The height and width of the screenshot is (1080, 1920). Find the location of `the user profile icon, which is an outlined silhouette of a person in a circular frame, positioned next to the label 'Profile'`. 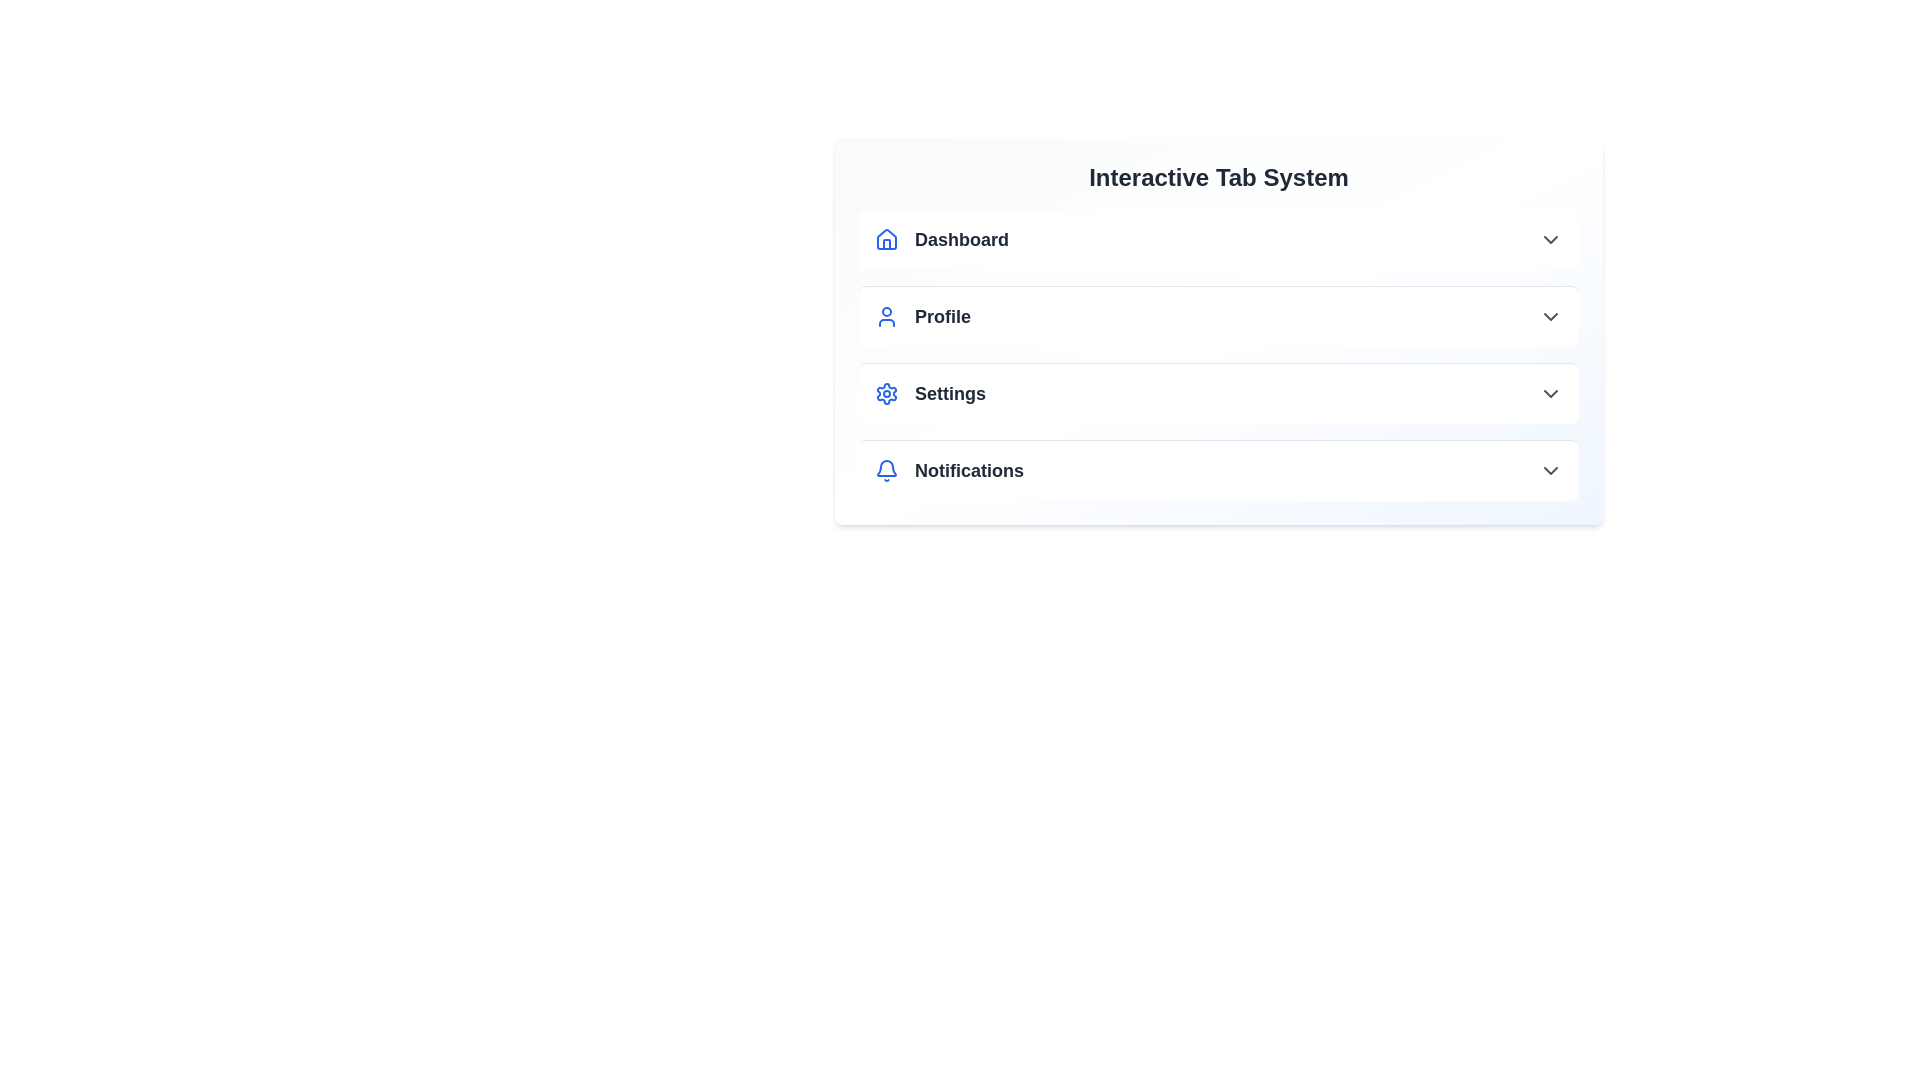

the user profile icon, which is an outlined silhouette of a person in a circular frame, positioned next to the label 'Profile' is located at coordinates (886, 315).